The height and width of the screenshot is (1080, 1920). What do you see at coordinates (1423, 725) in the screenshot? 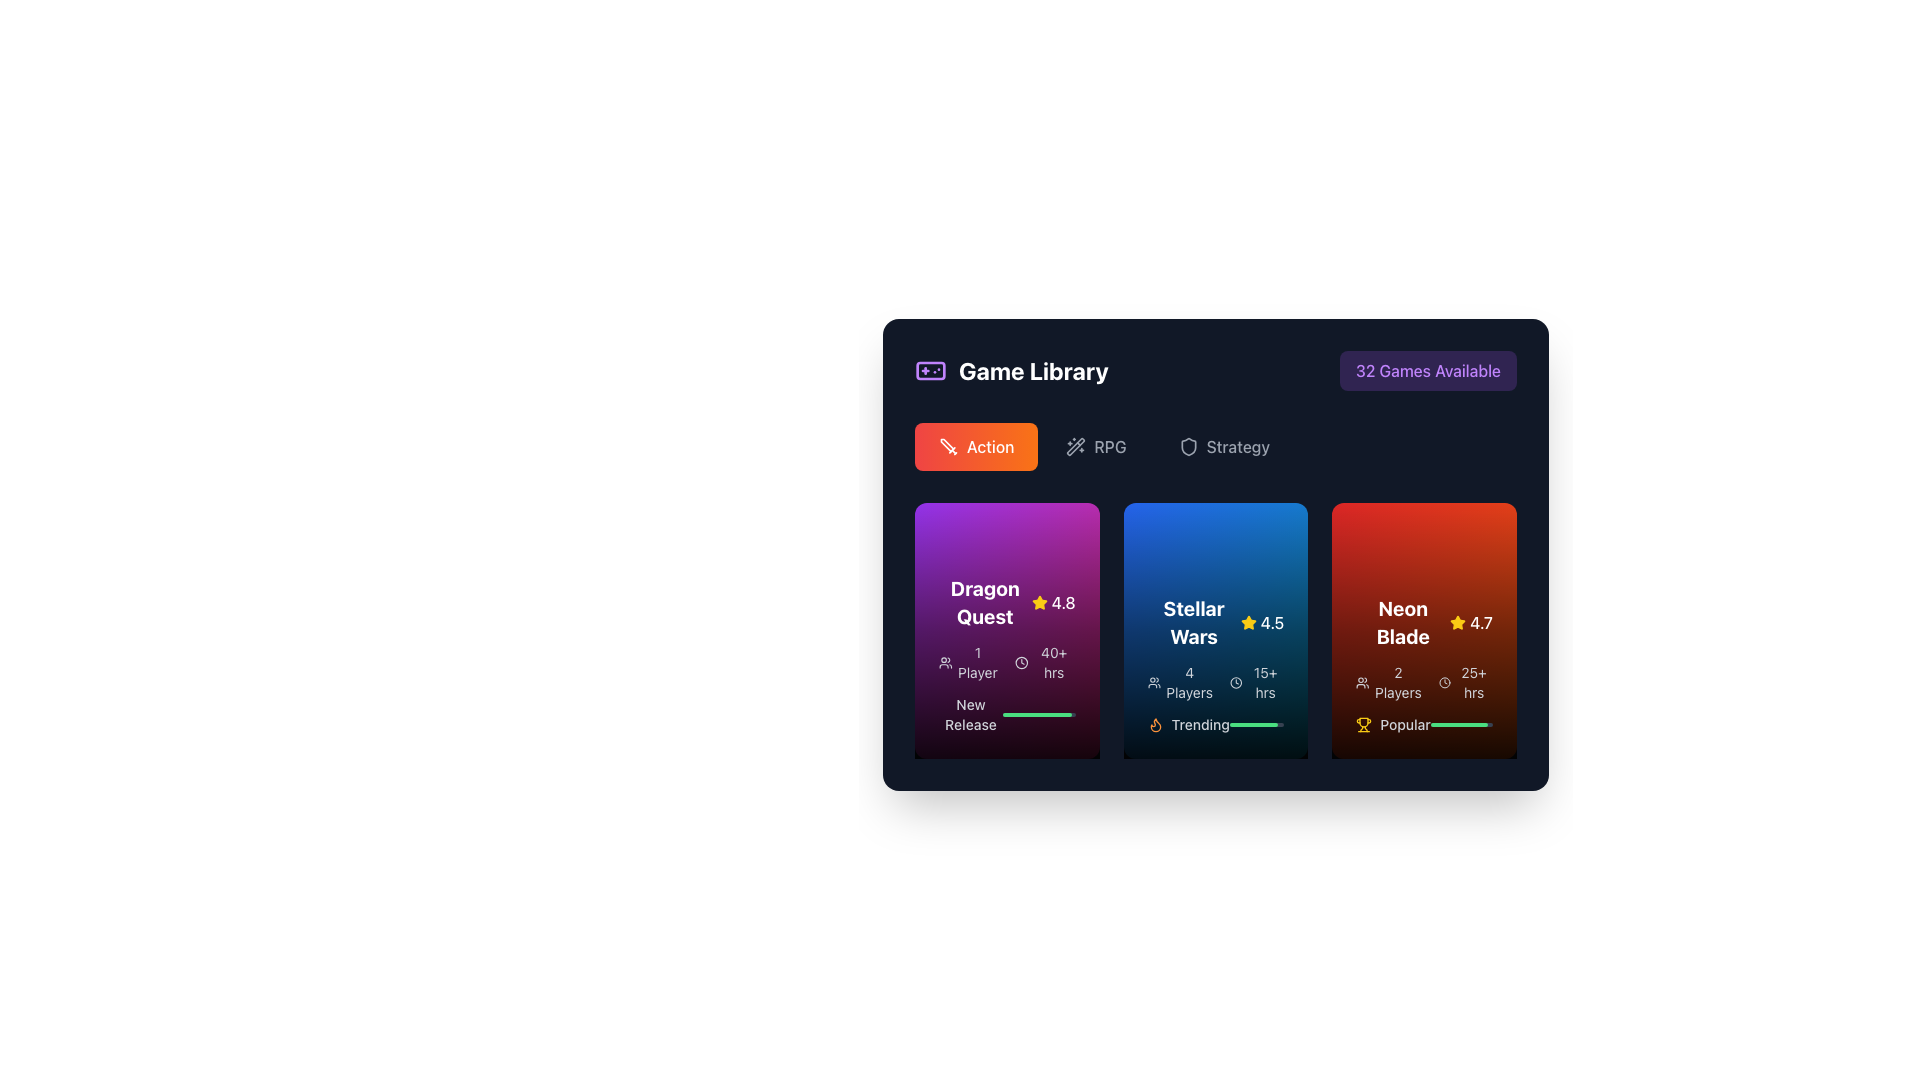
I see `text 'Popular' from the informational label with an icon and progress bar located at the bottom section of the 'Neon Blade' game card, which is the third card in the row` at bounding box center [1423, 725].